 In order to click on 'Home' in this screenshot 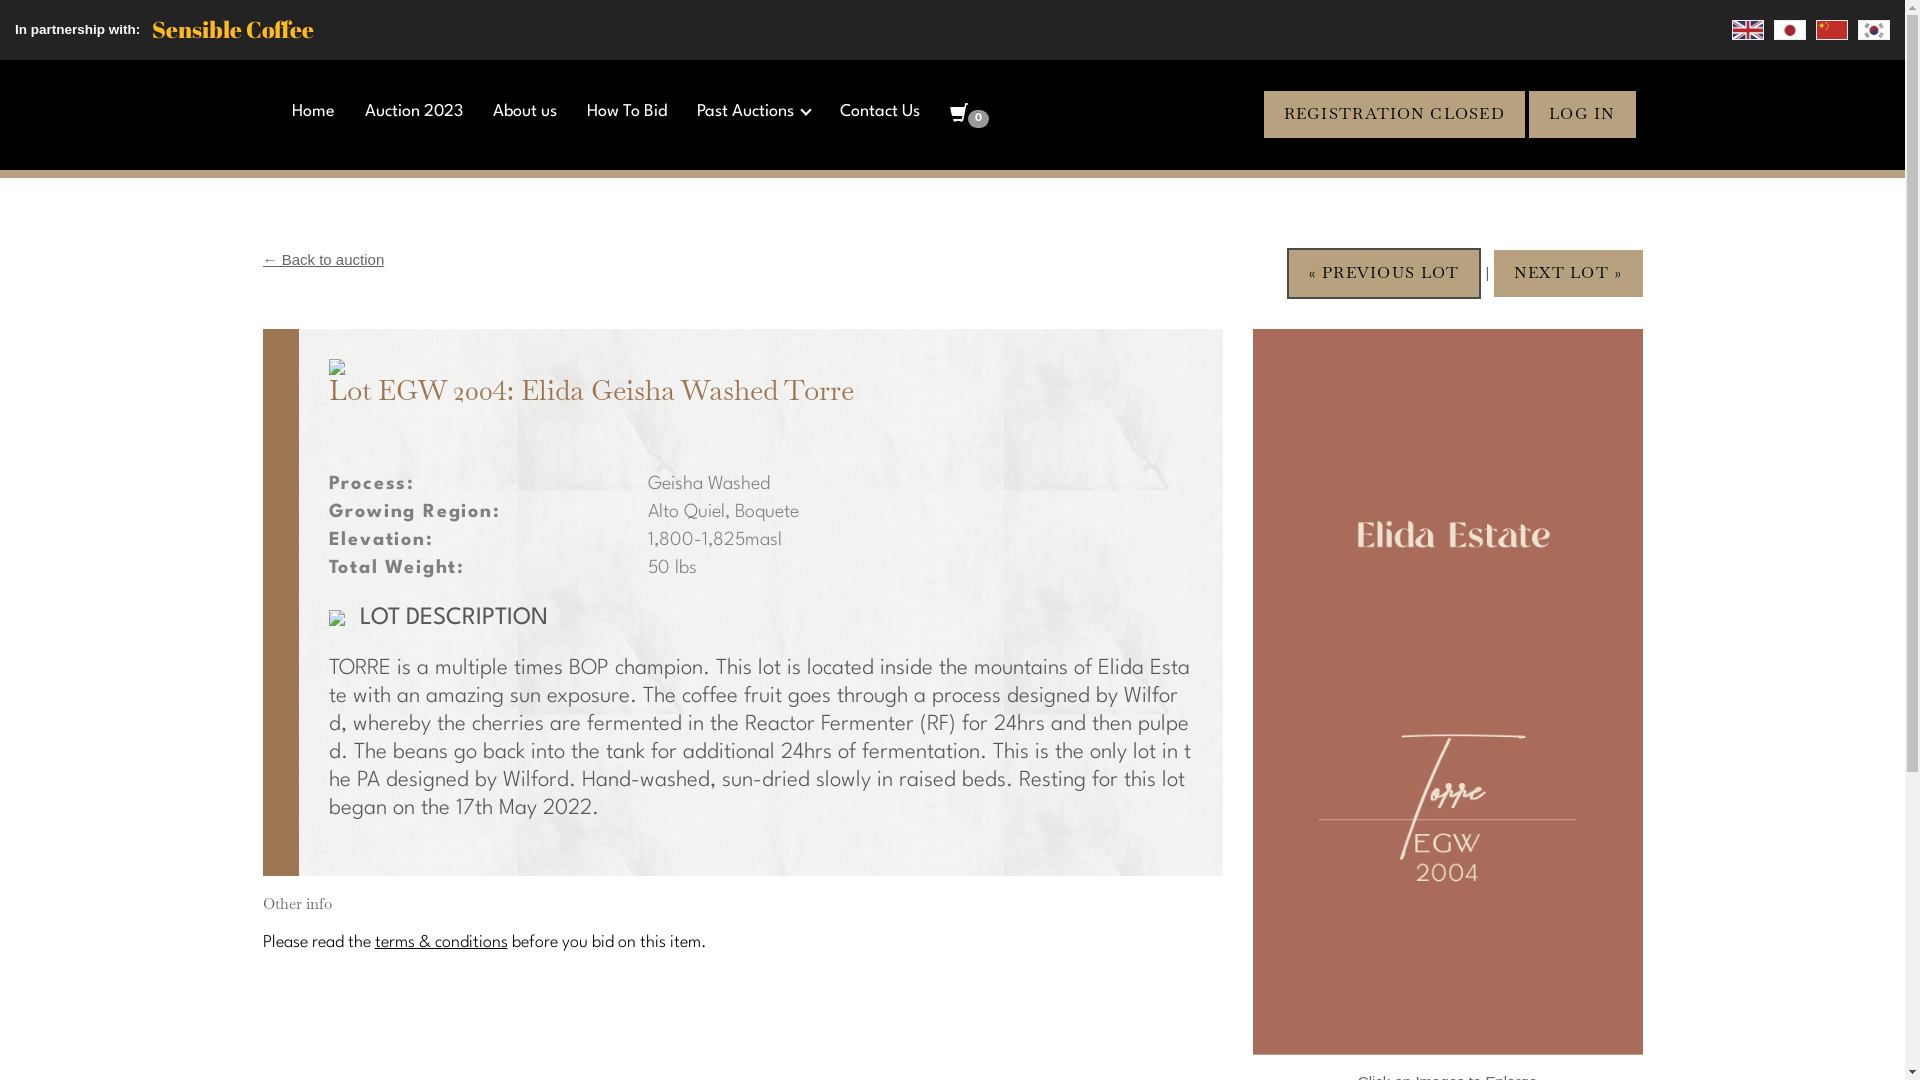, I will do `click(312, 111)`.